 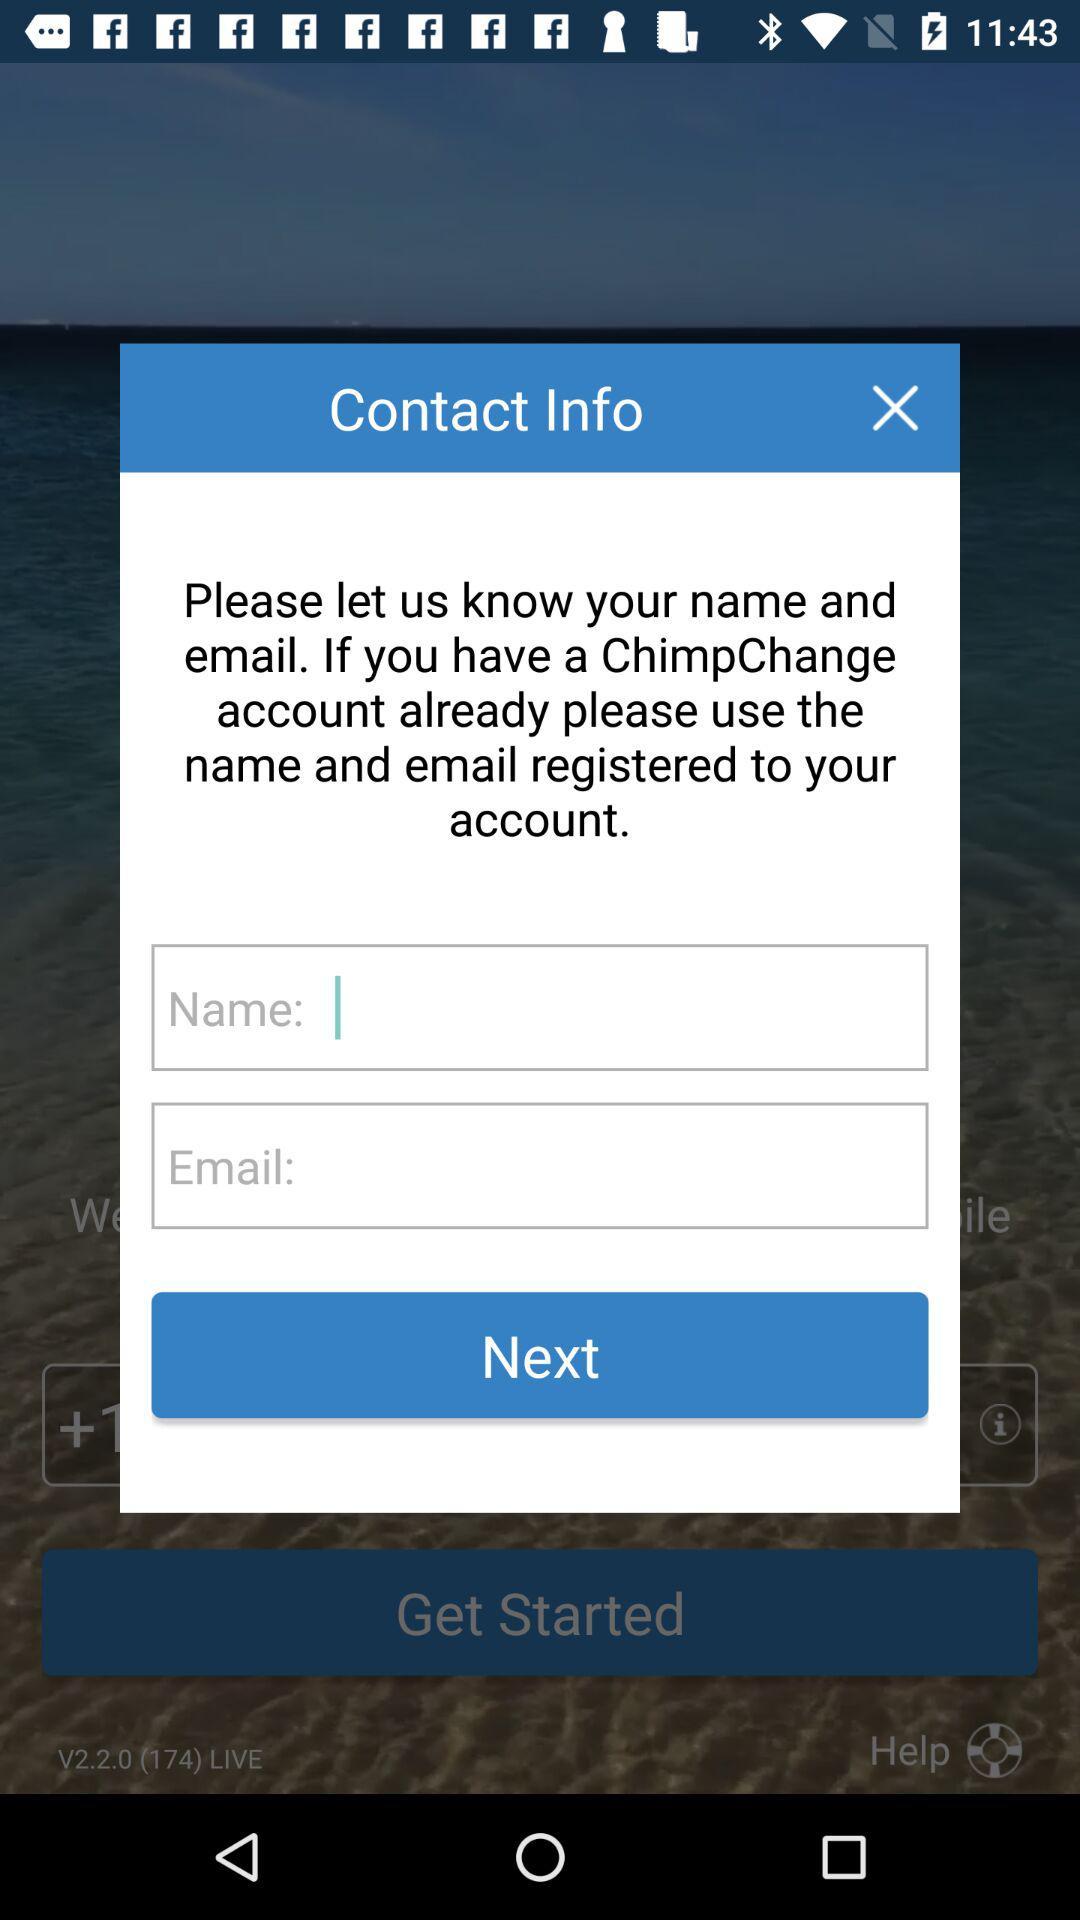 What do you see at coordinates (610, 1165) in the screenshot?
I see `email address box` at bounding box center [610, 1165].